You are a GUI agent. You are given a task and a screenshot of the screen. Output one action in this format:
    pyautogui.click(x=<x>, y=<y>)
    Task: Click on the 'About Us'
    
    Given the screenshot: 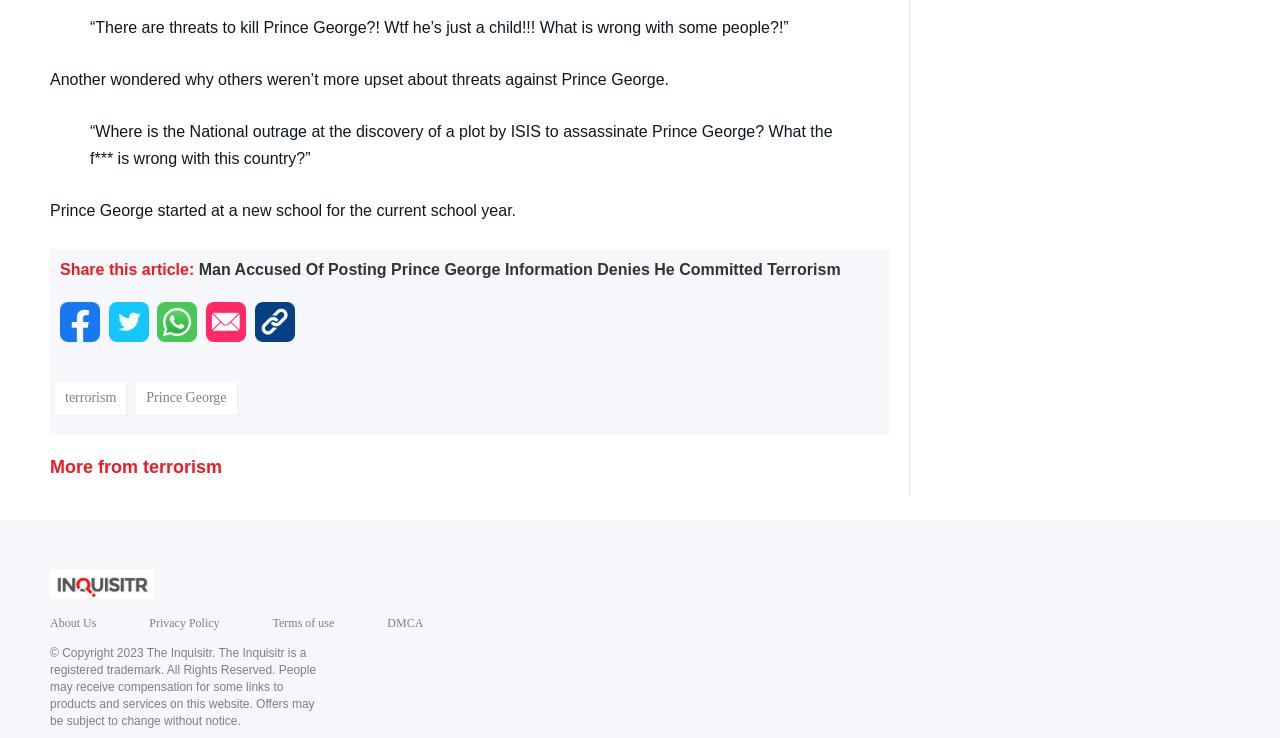 What is the action you would take?
    pyautogui.click(x=72, y=622)
    